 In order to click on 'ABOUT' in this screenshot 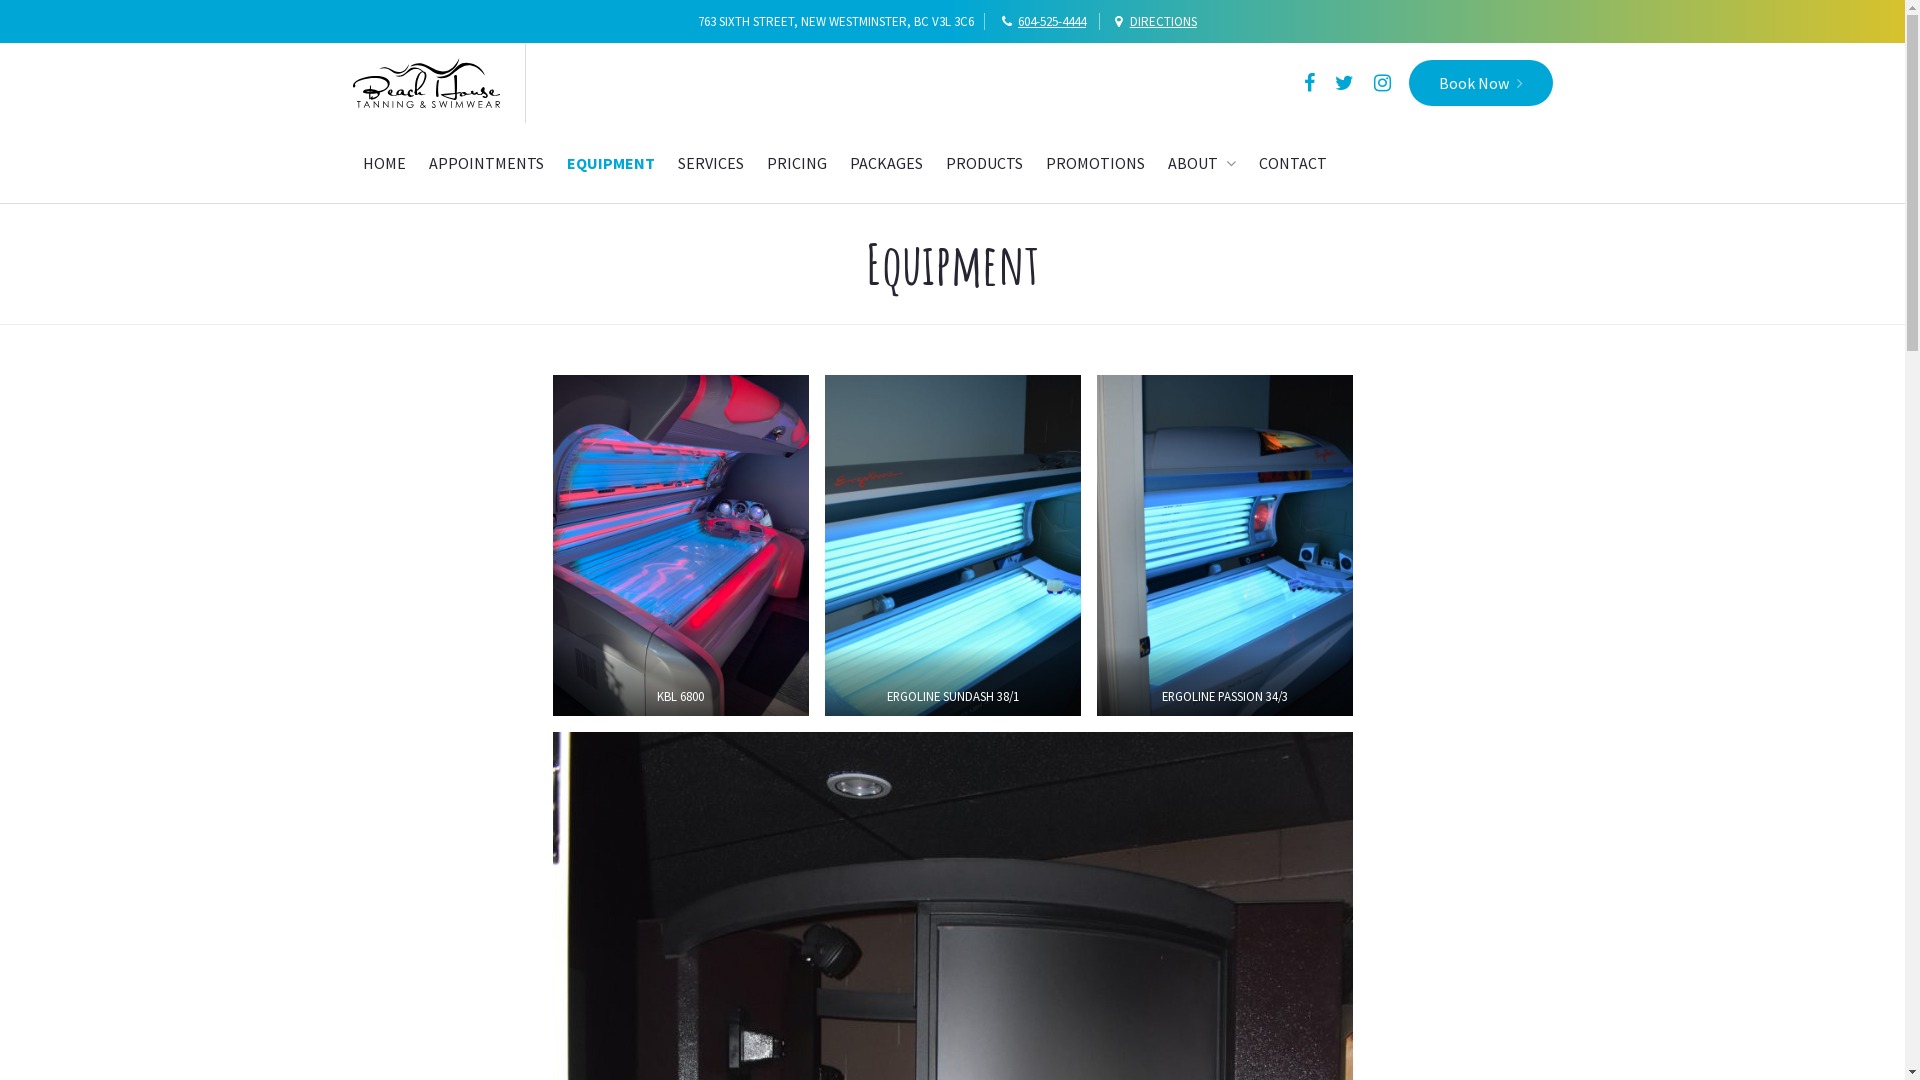, I will do `click(1200, 161)`.